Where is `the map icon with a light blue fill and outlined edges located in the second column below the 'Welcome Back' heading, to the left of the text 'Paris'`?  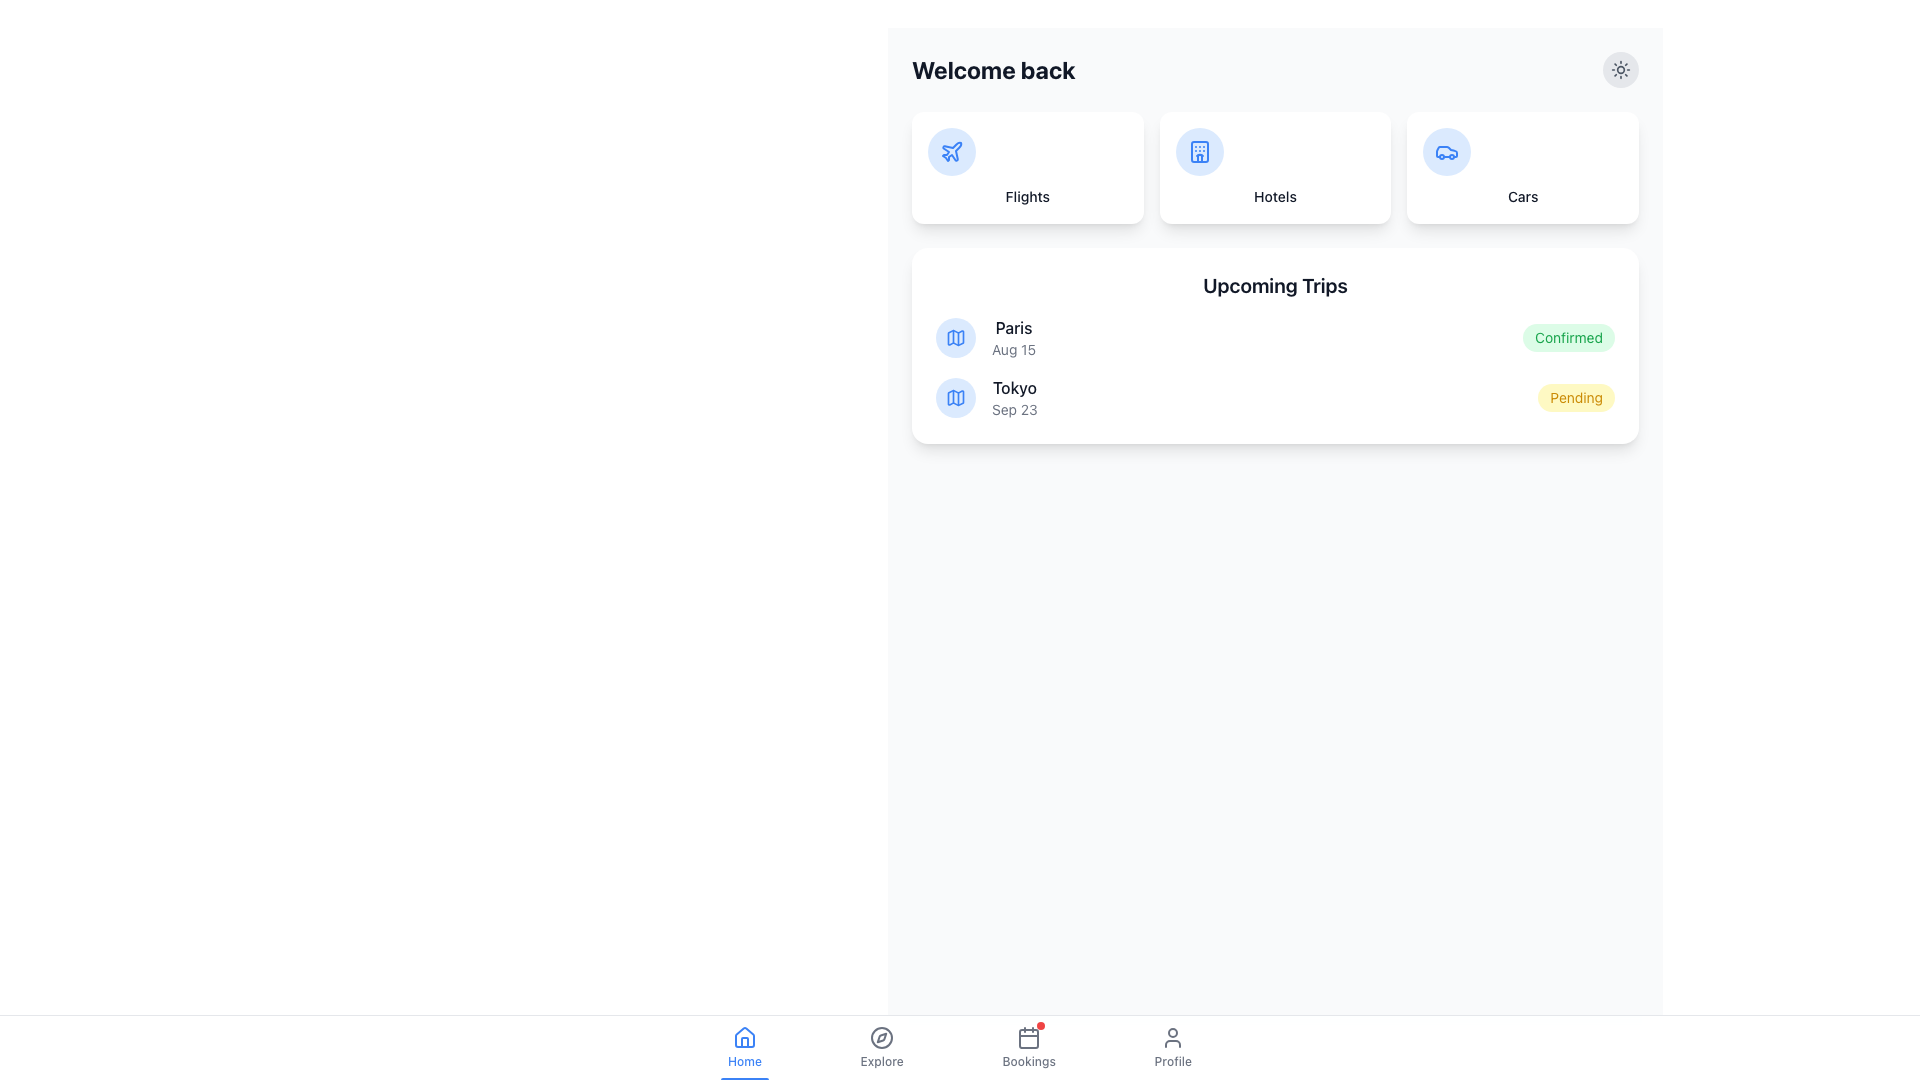 the map icon with a light blue fill and outlined edges located in the second column below the 'Welcome Back' heading, to the left of the text 'Paris' is located at coordinates (954, 397).